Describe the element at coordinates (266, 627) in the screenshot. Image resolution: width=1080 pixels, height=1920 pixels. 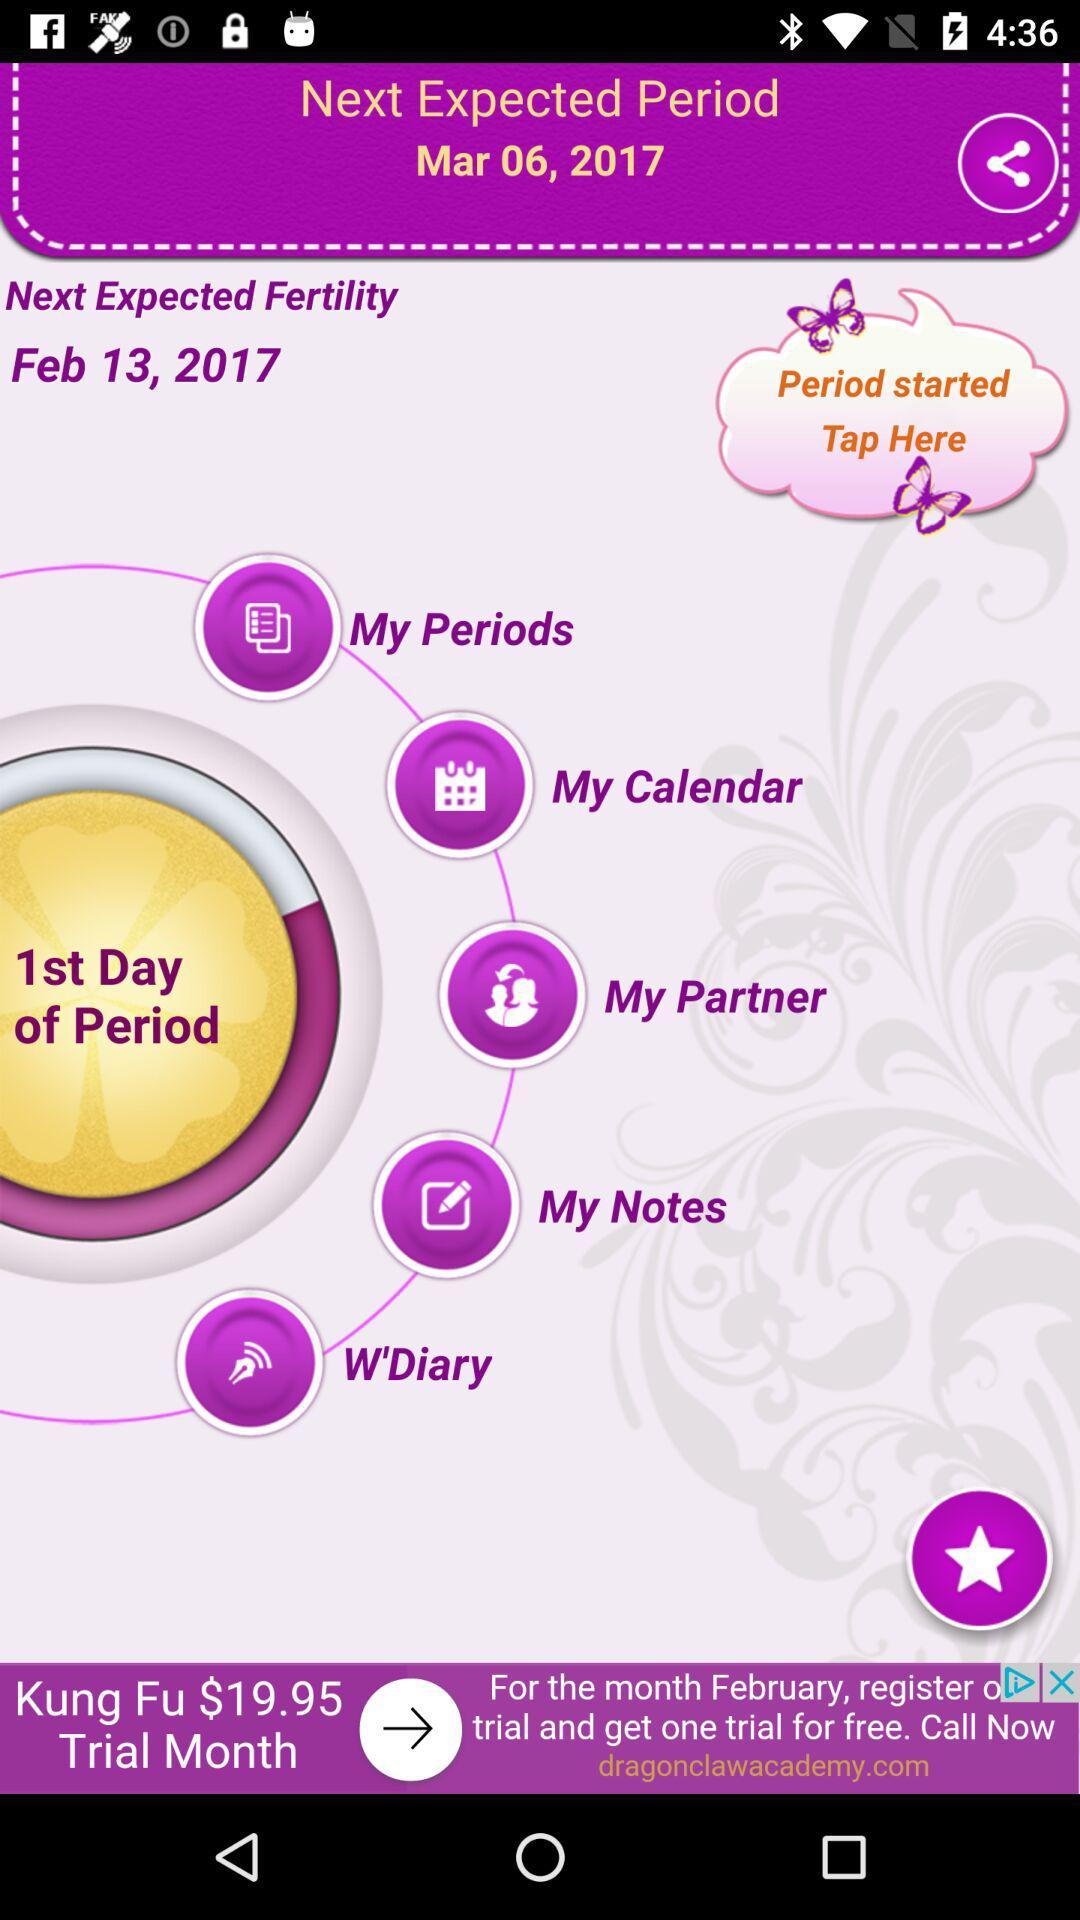
I see `the button beside my periods` at that location.